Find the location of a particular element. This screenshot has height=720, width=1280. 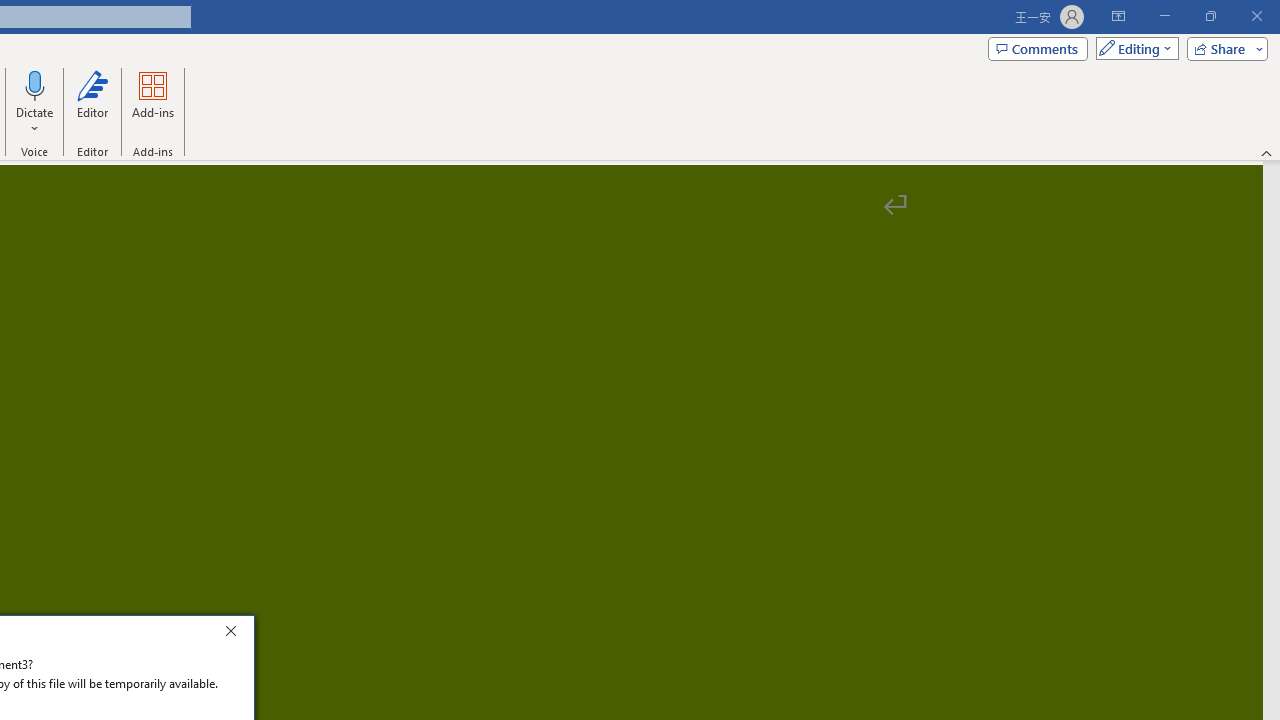

'Dictate' is located at coordinates (35, 103).